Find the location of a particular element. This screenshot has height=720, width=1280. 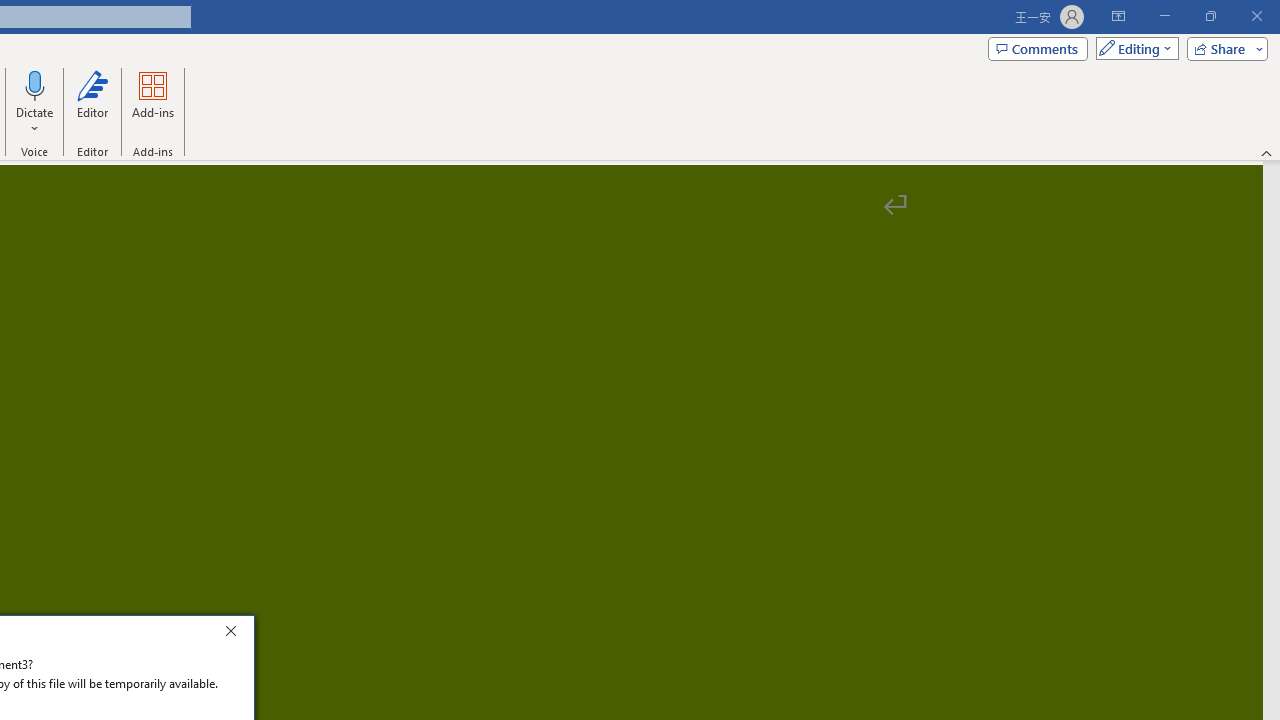

'Dictate' is located at coordinates (35, 103).